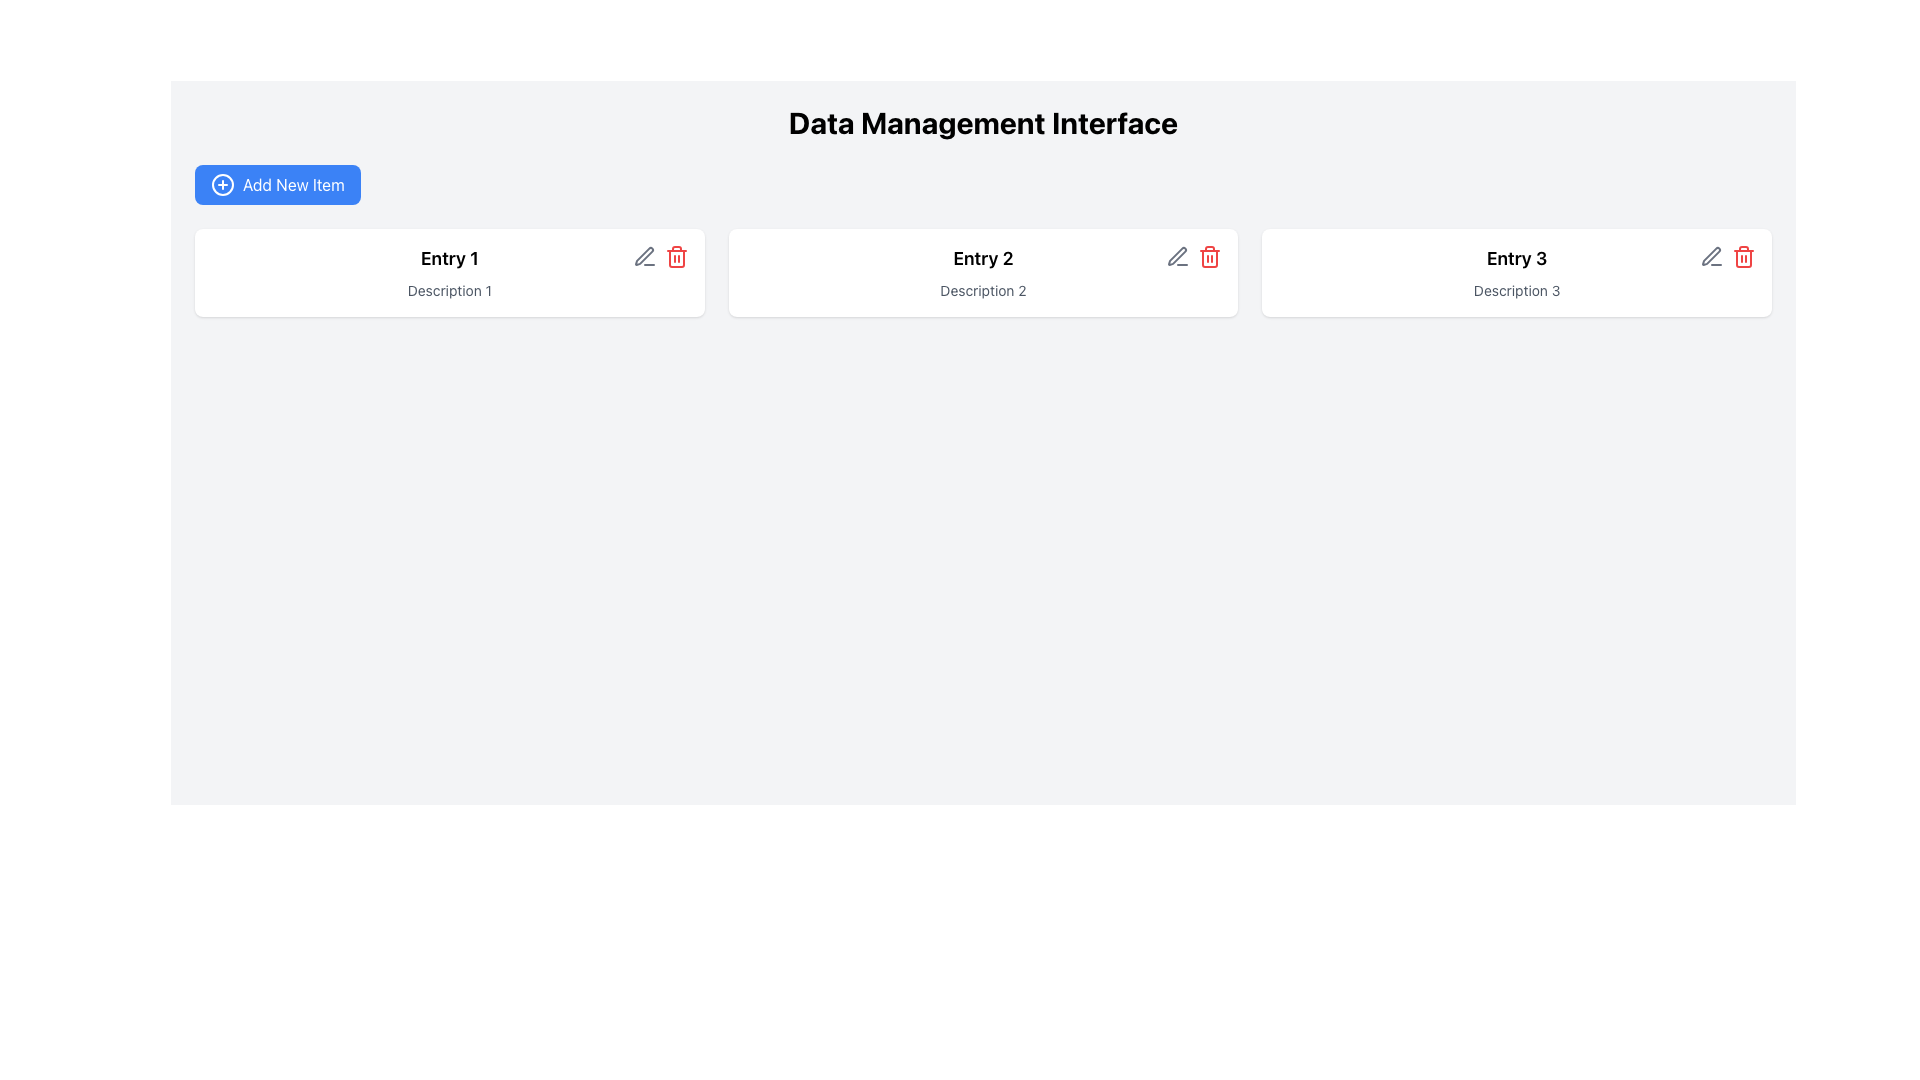 This screenshot has width=1920, height=1080. Describe the element at coordinates (983, 290) in the screenshot. I see `the text label displaying 'Description 2', which is styled with a smaller font size and a subtle gray color, located beneath the heading 'Entry 2' in the middle panel` at that location.